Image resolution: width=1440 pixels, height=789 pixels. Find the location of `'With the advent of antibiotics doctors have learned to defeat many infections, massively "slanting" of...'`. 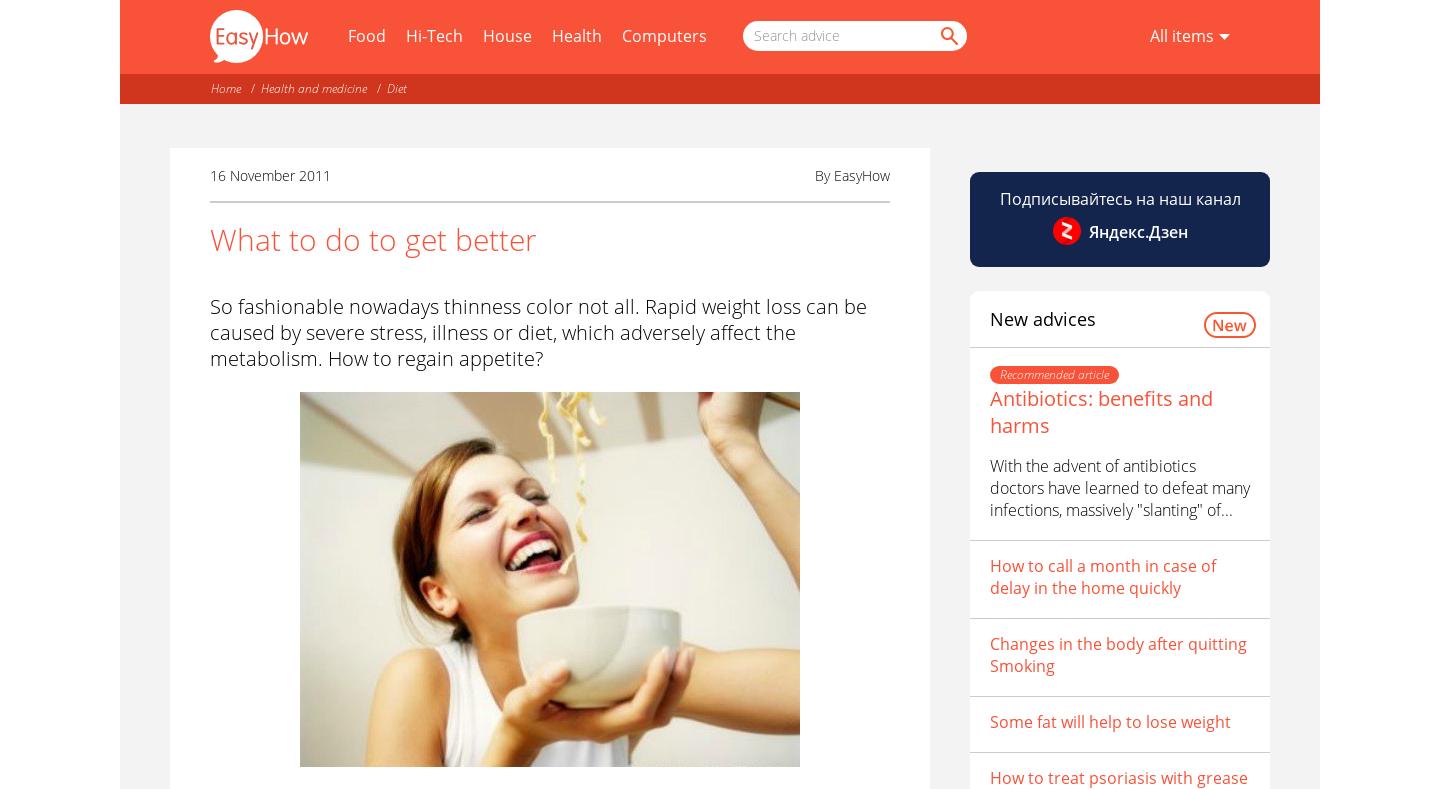

'With the advent of antibiotics doctors have learned to defeat many infections, massively "slanting" of...' is located at coordinates (1119, 486).